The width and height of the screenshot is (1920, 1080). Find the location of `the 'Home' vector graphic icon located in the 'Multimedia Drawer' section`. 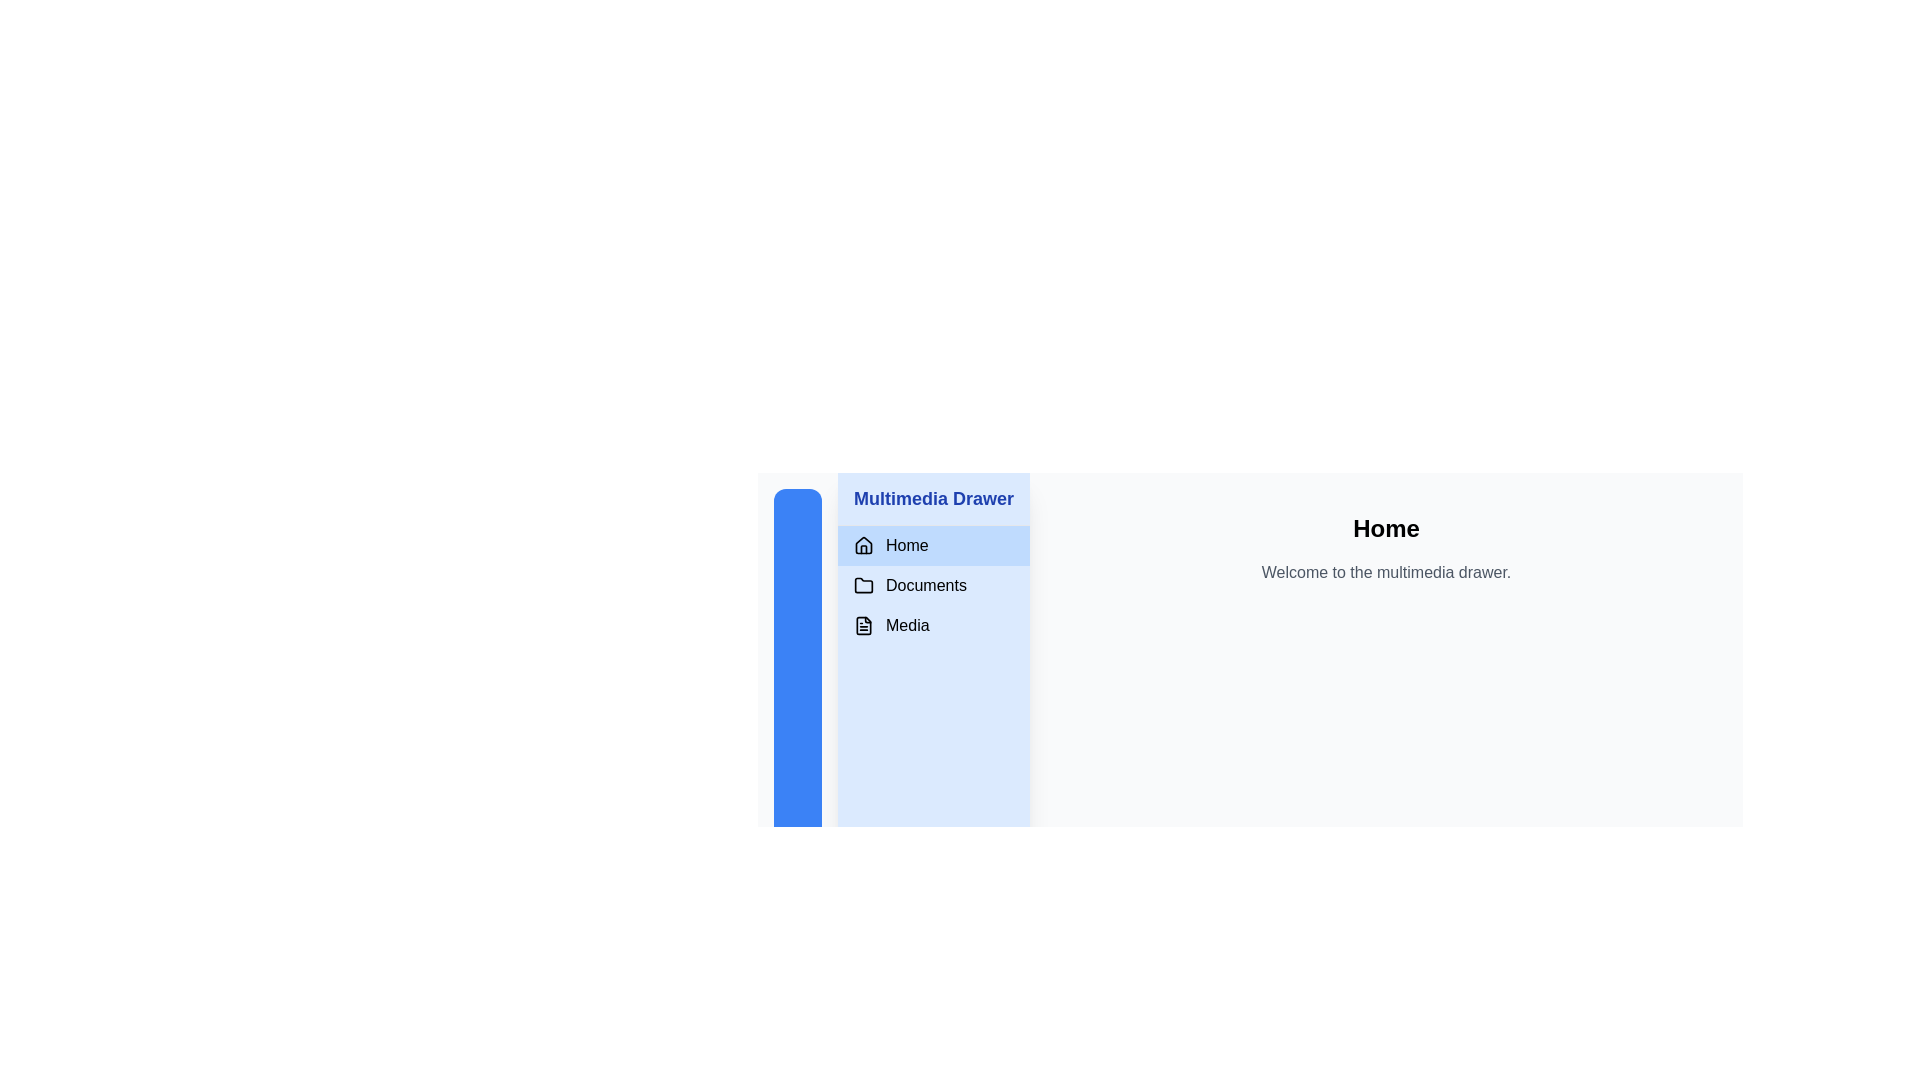

the 'Home' vector graphic icon located in the 'Multimedia Drawer' section is located at coordinates (864, 544).